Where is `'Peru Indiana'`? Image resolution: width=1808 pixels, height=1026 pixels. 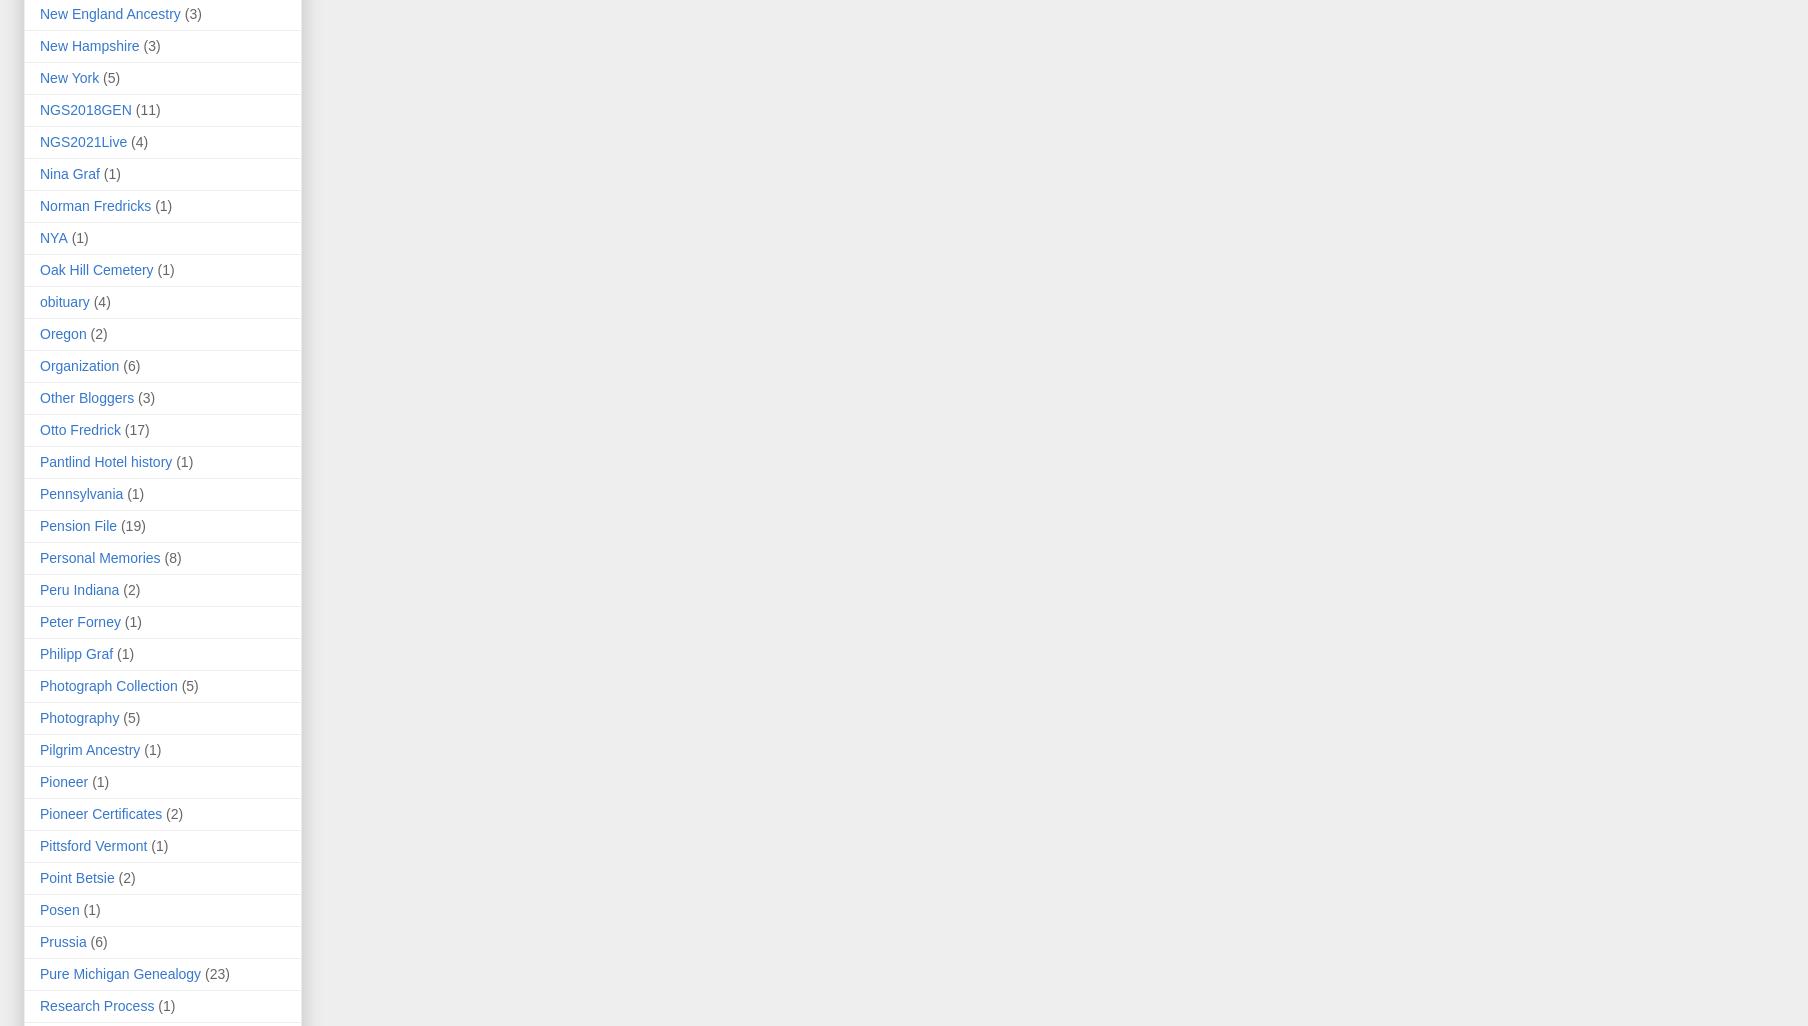
'Peru Indiana' is located at coordinates (78, 588).